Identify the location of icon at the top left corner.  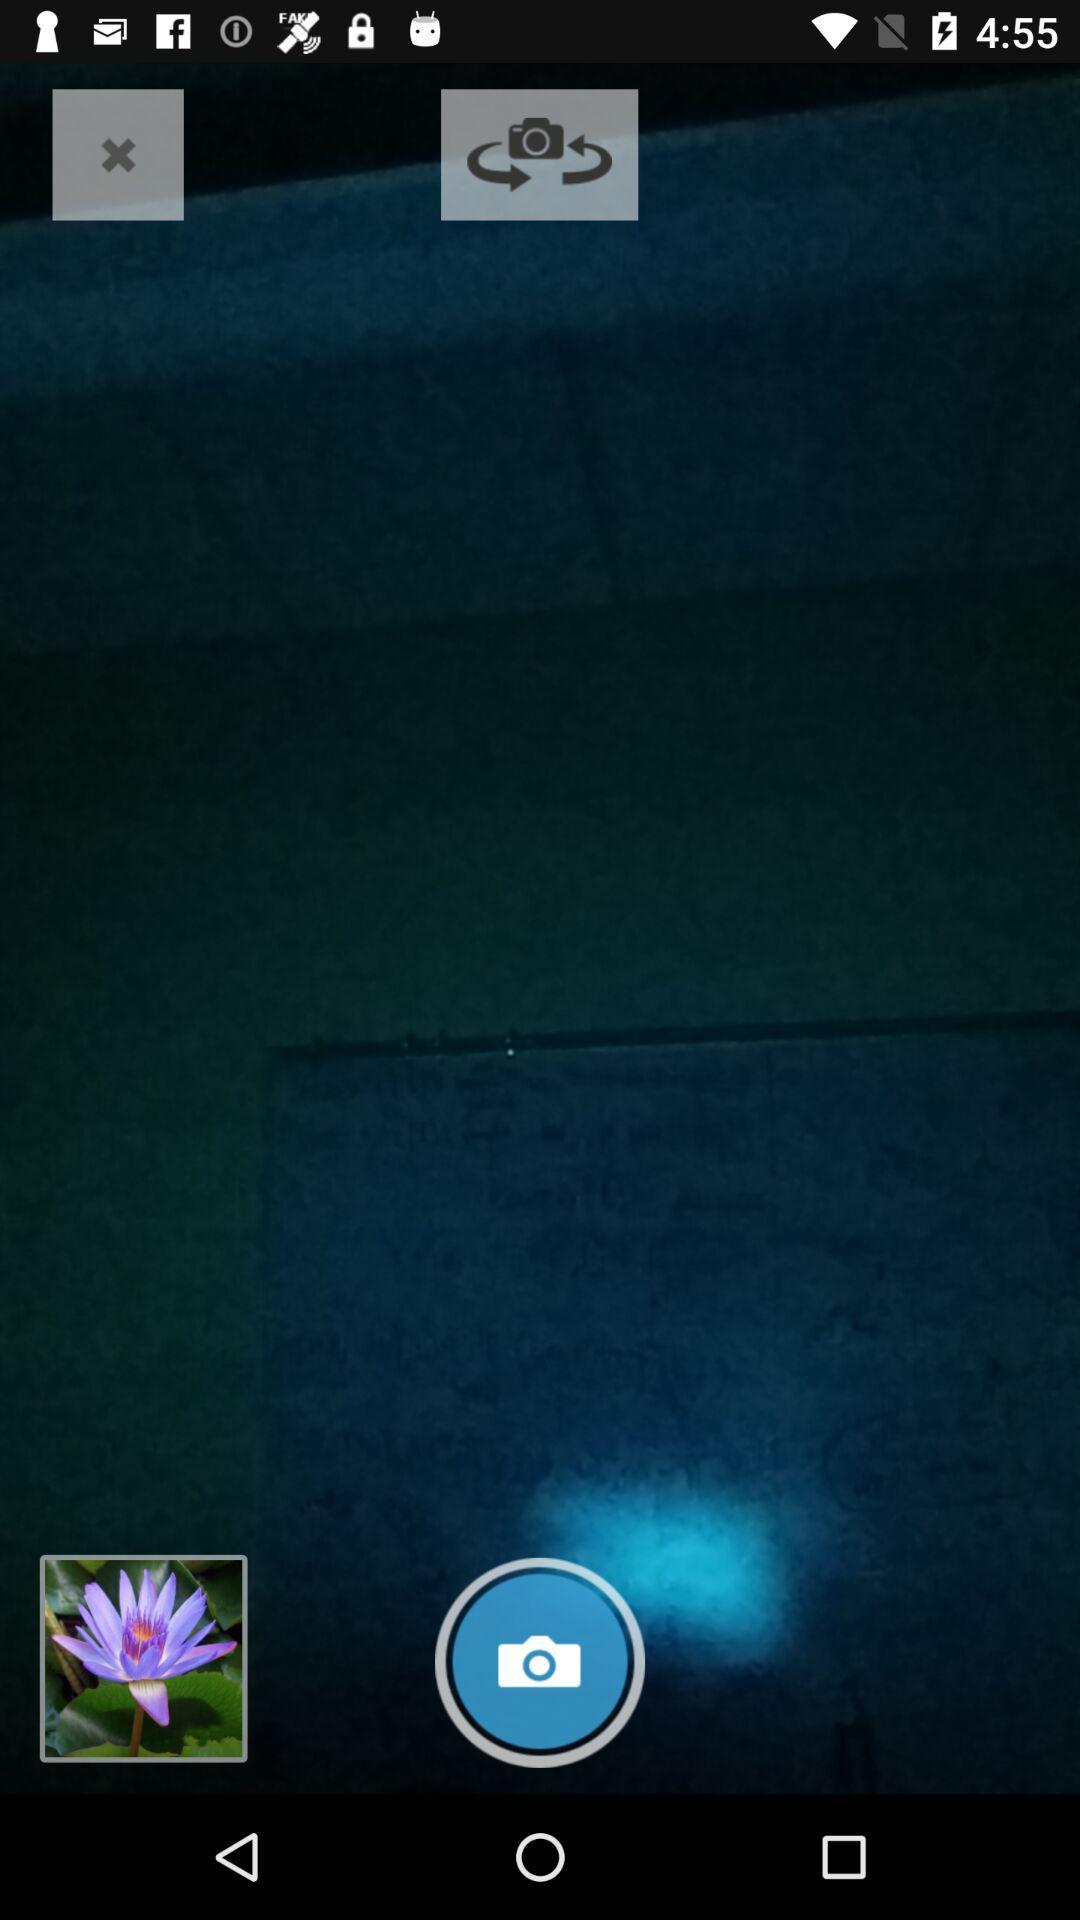
(118, 153).